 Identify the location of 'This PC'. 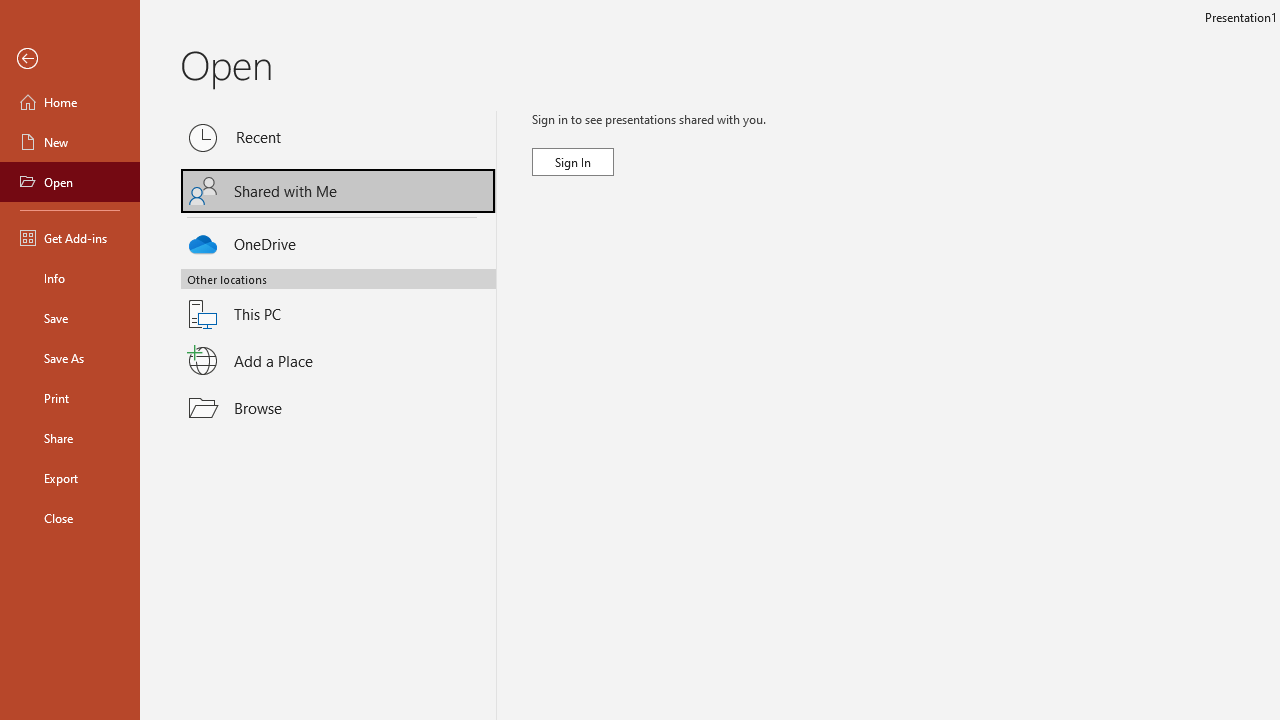
(338, 302).